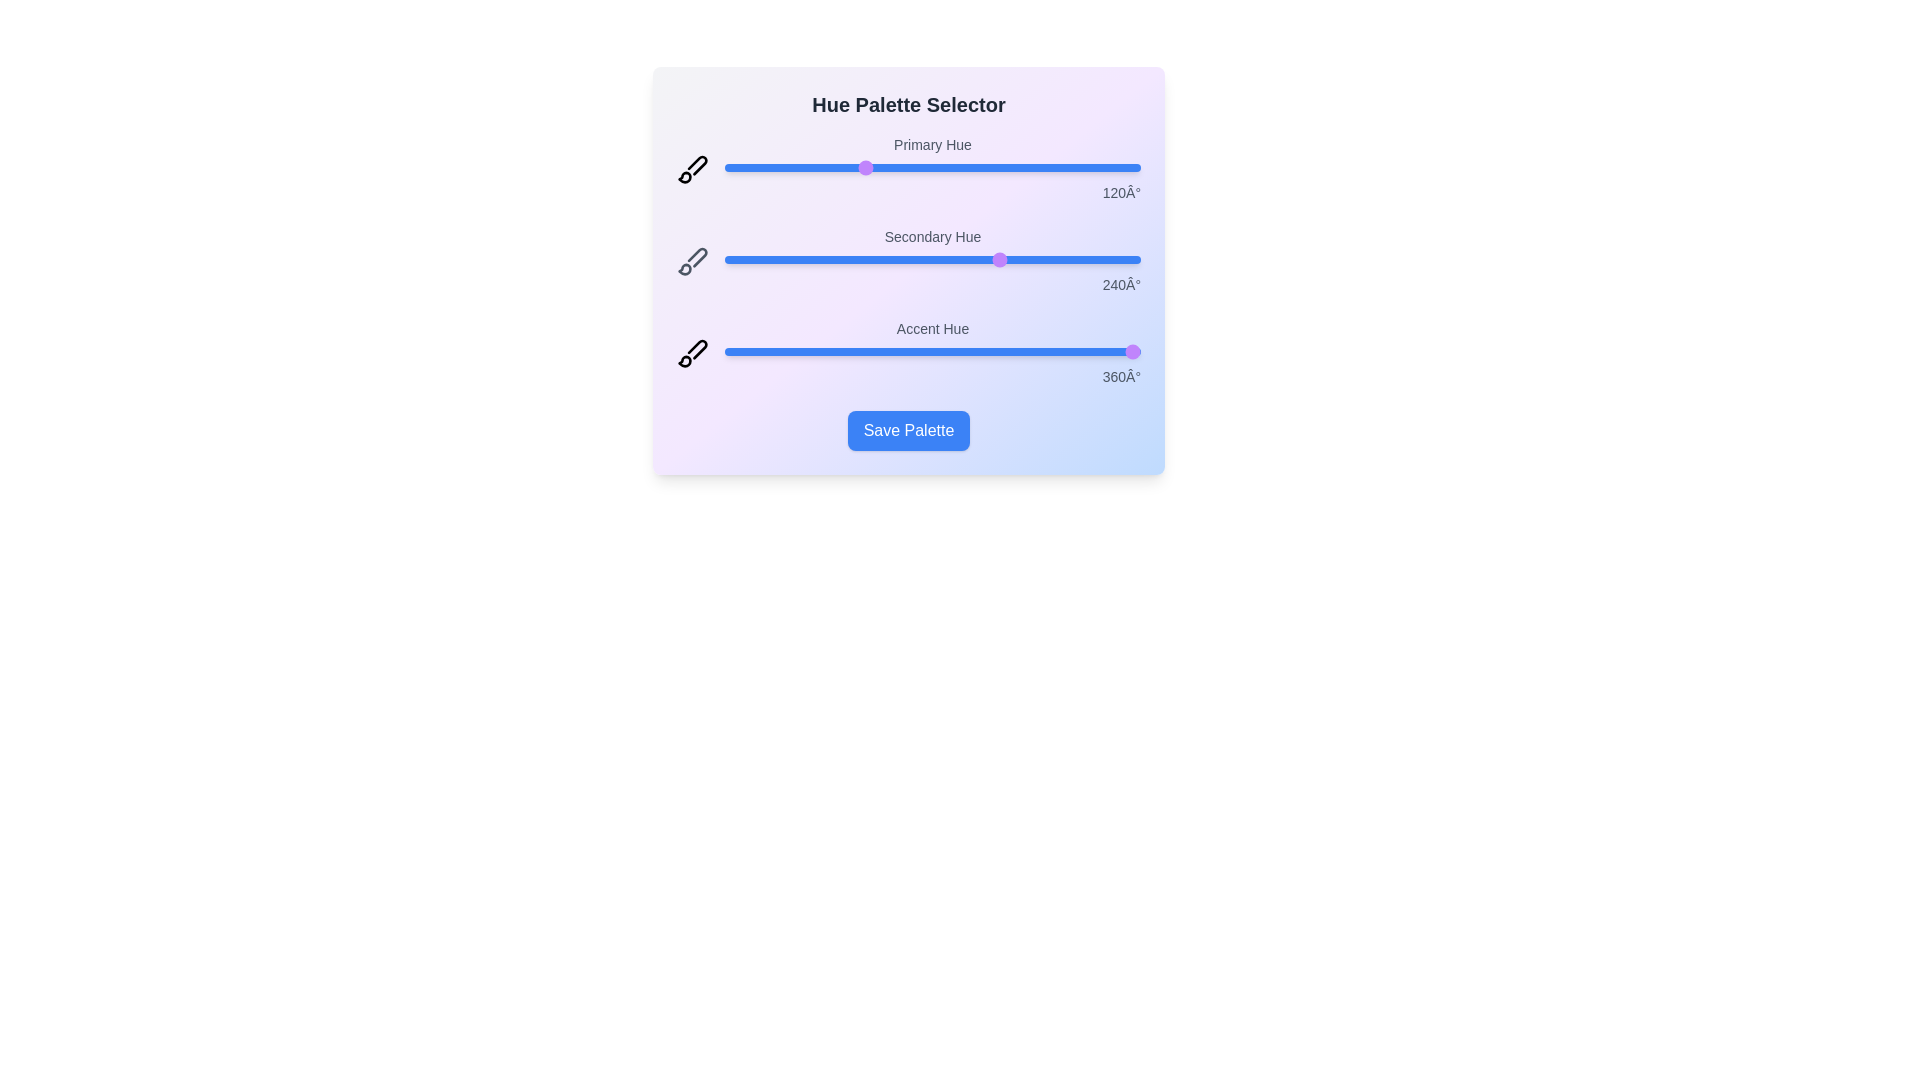 The image size is (1920, 1080). What do you see at coordinates (907, 430) in the screenshot?
I see `the 'Save Palette' button` at bounding box center [907, 430].